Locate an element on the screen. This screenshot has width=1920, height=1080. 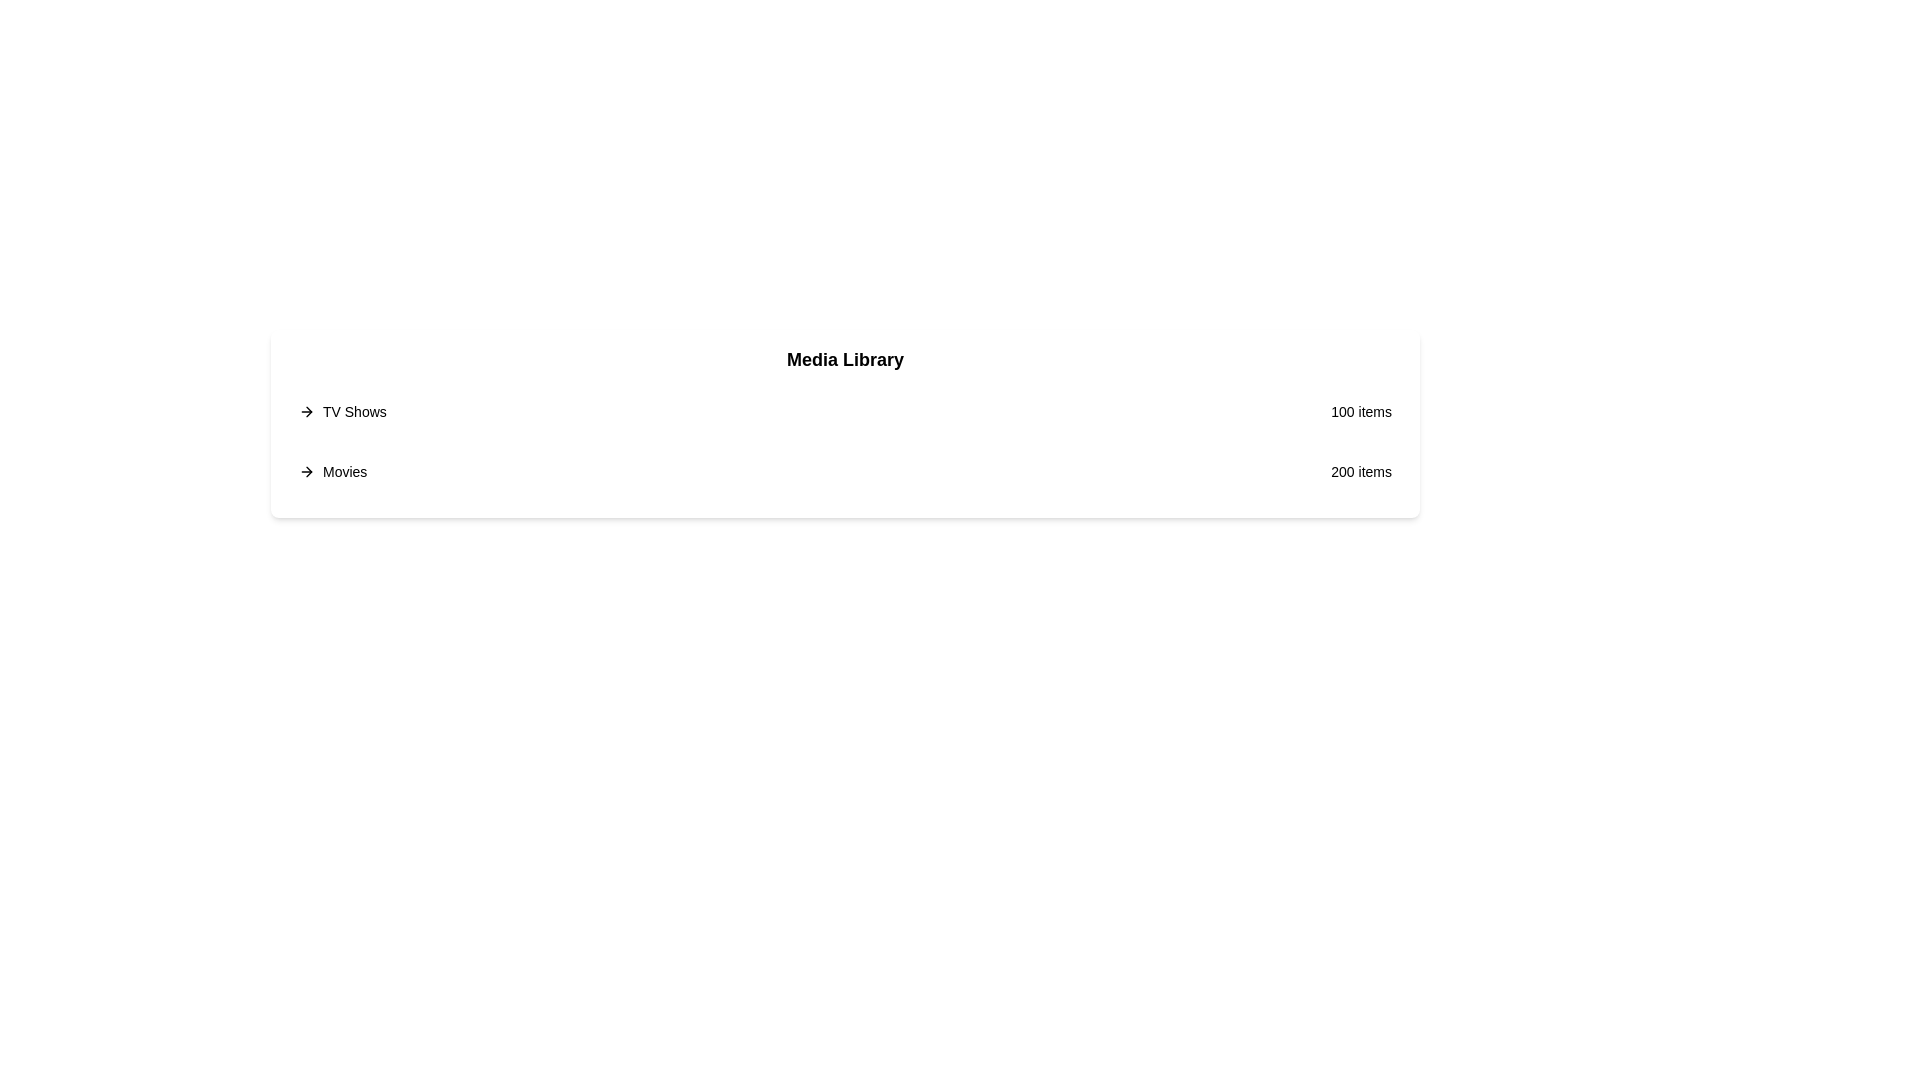
the 'TV Shows' text label in the media library navigation menu is located at coordinates (354, 411).